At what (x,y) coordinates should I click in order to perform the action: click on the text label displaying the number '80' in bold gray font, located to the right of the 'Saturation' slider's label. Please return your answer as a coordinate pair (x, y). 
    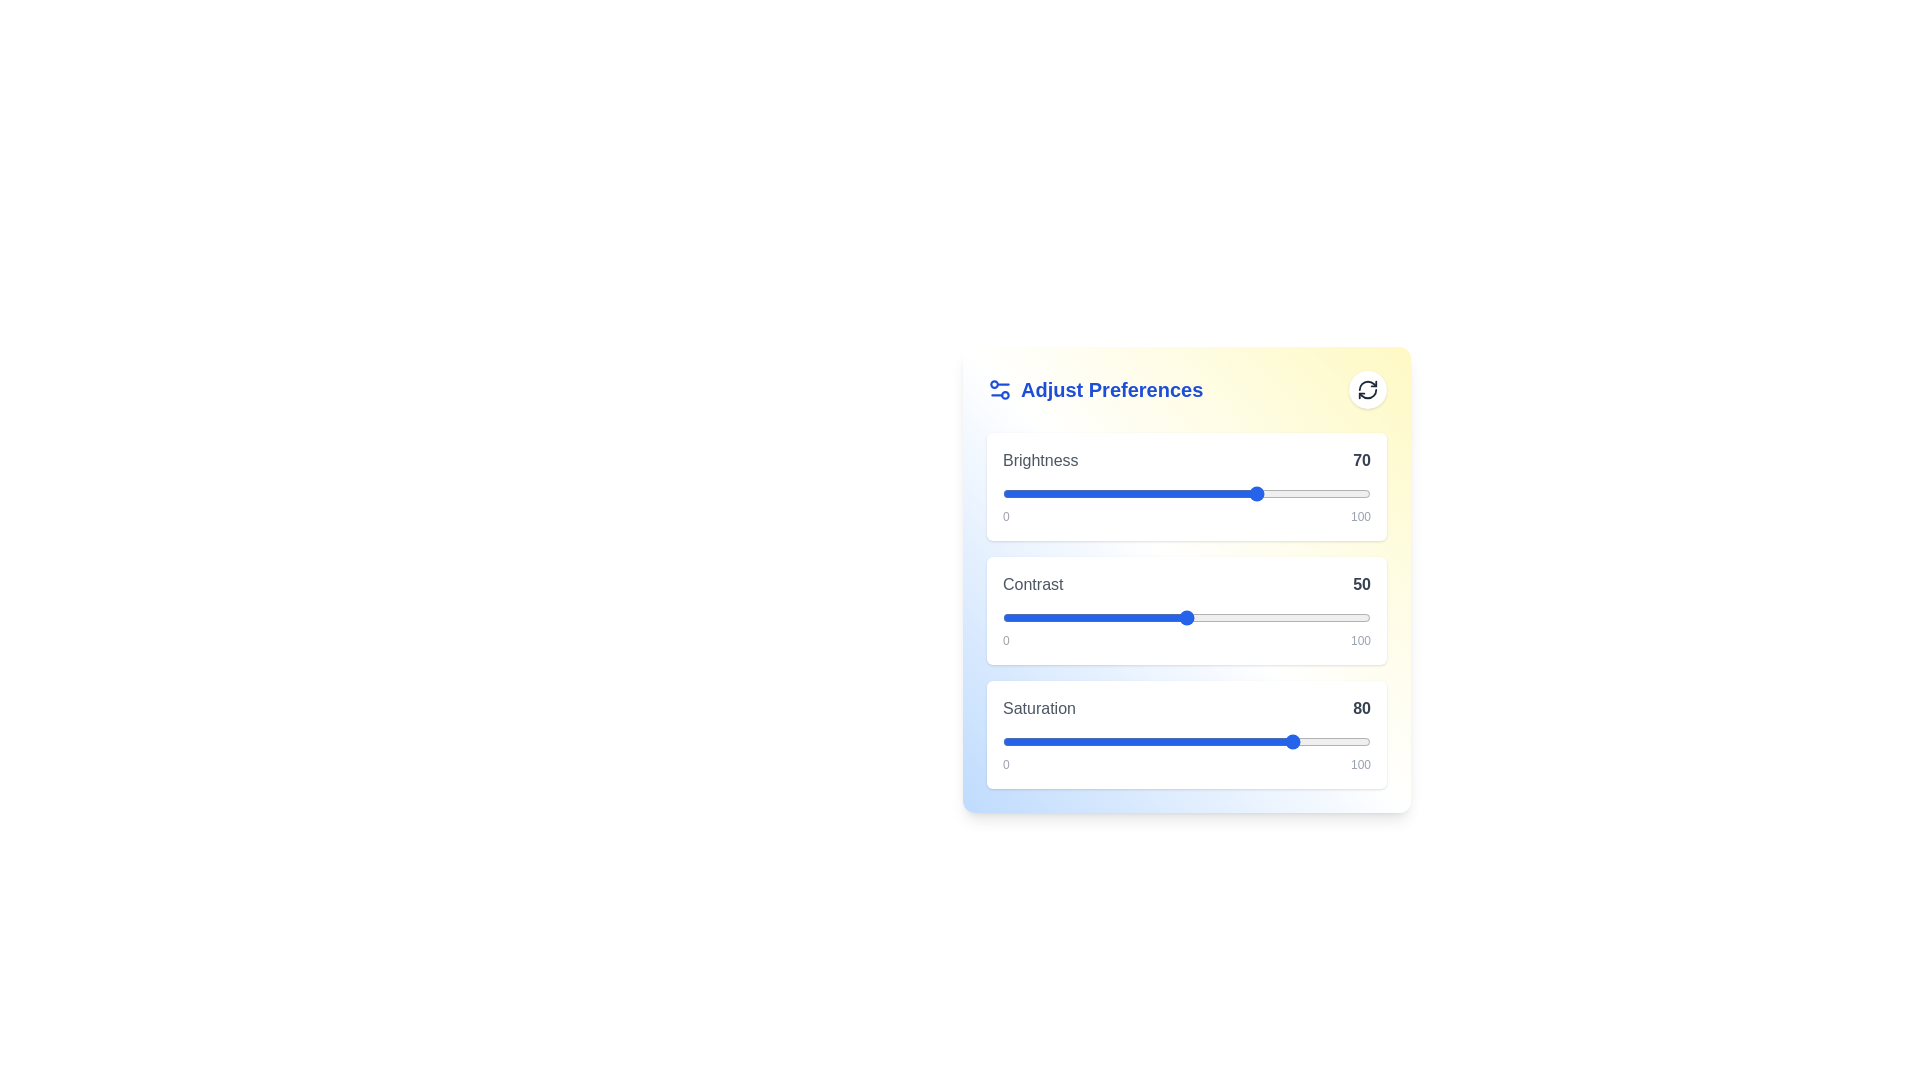
    Looking at the image, I should click on (1361, 708).